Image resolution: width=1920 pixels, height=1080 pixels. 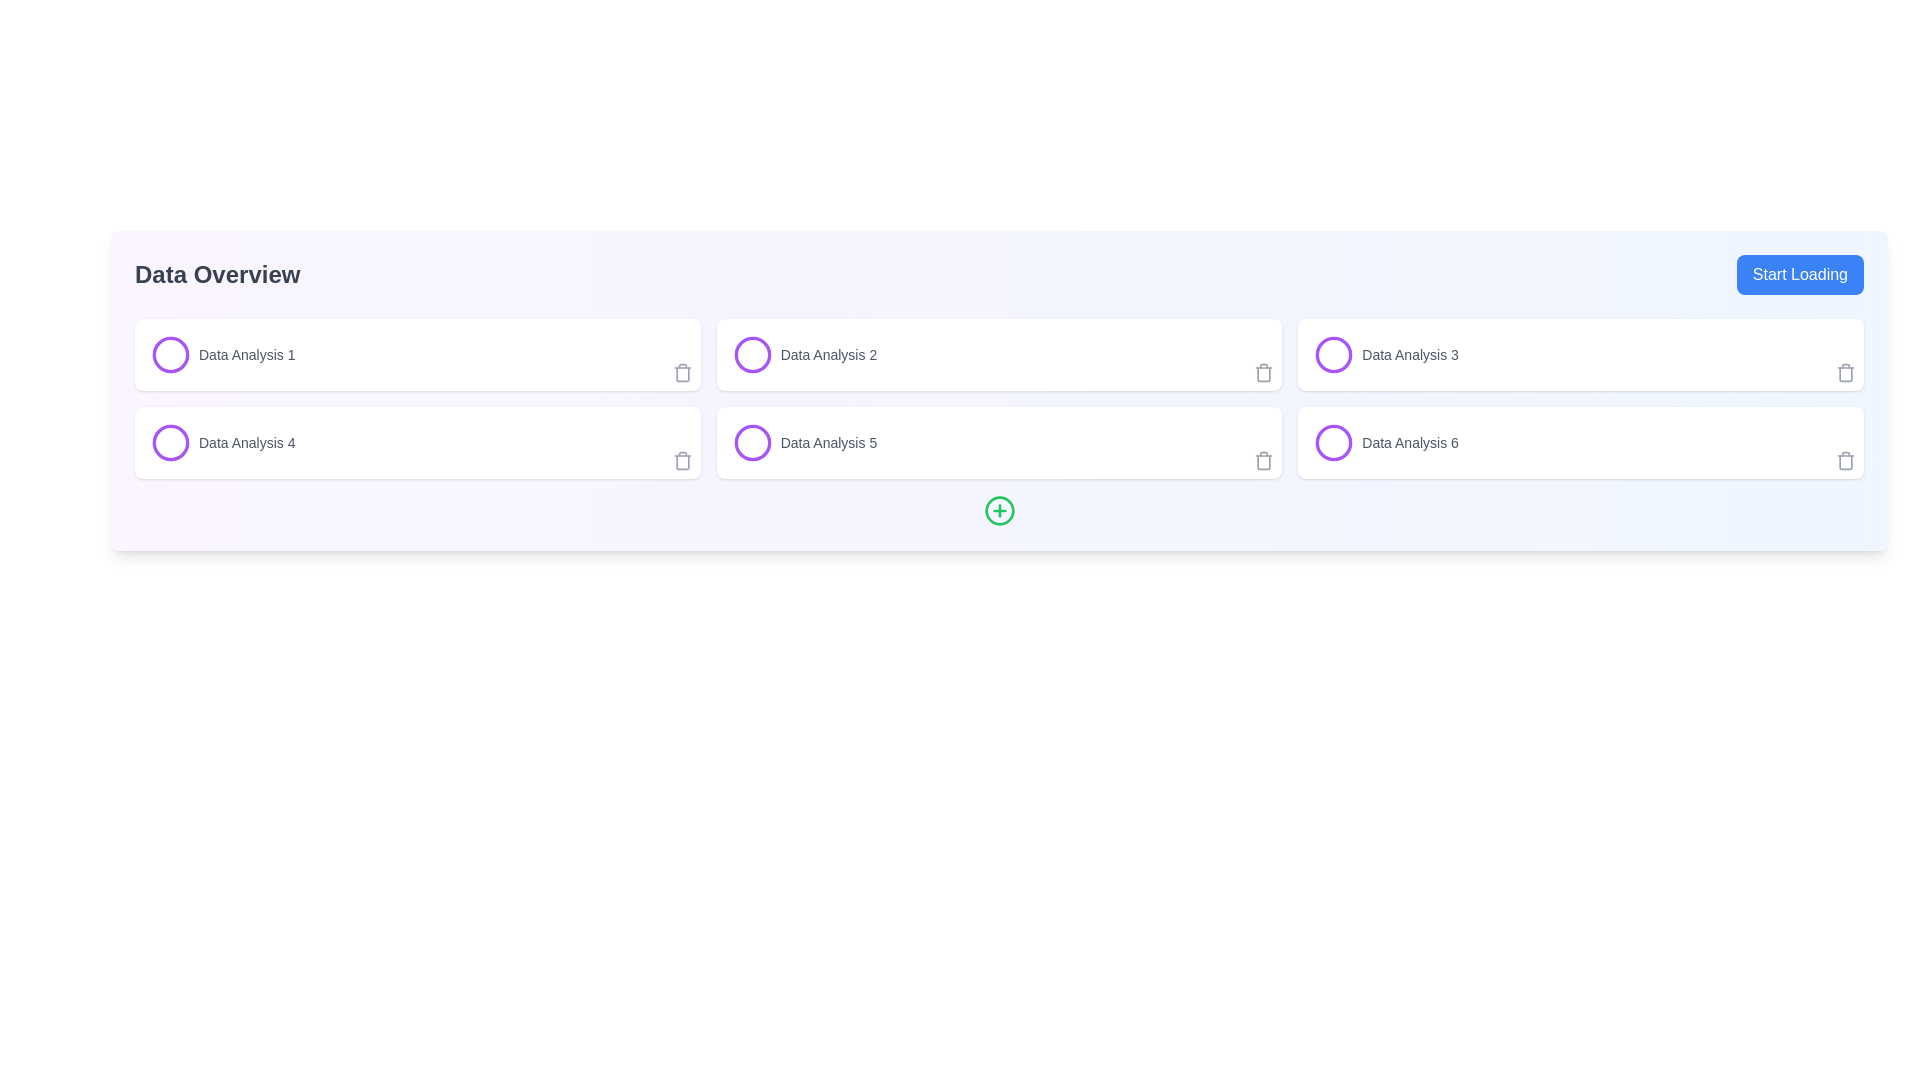 What do you see at coordinates (1409, 442) in the screenshot?
I see `the text label displaying 'Data Analysis 6', which is located in the lower-right section of the interface, right next to a circular icon with a purple outline` at bounding box center [1409, 442].